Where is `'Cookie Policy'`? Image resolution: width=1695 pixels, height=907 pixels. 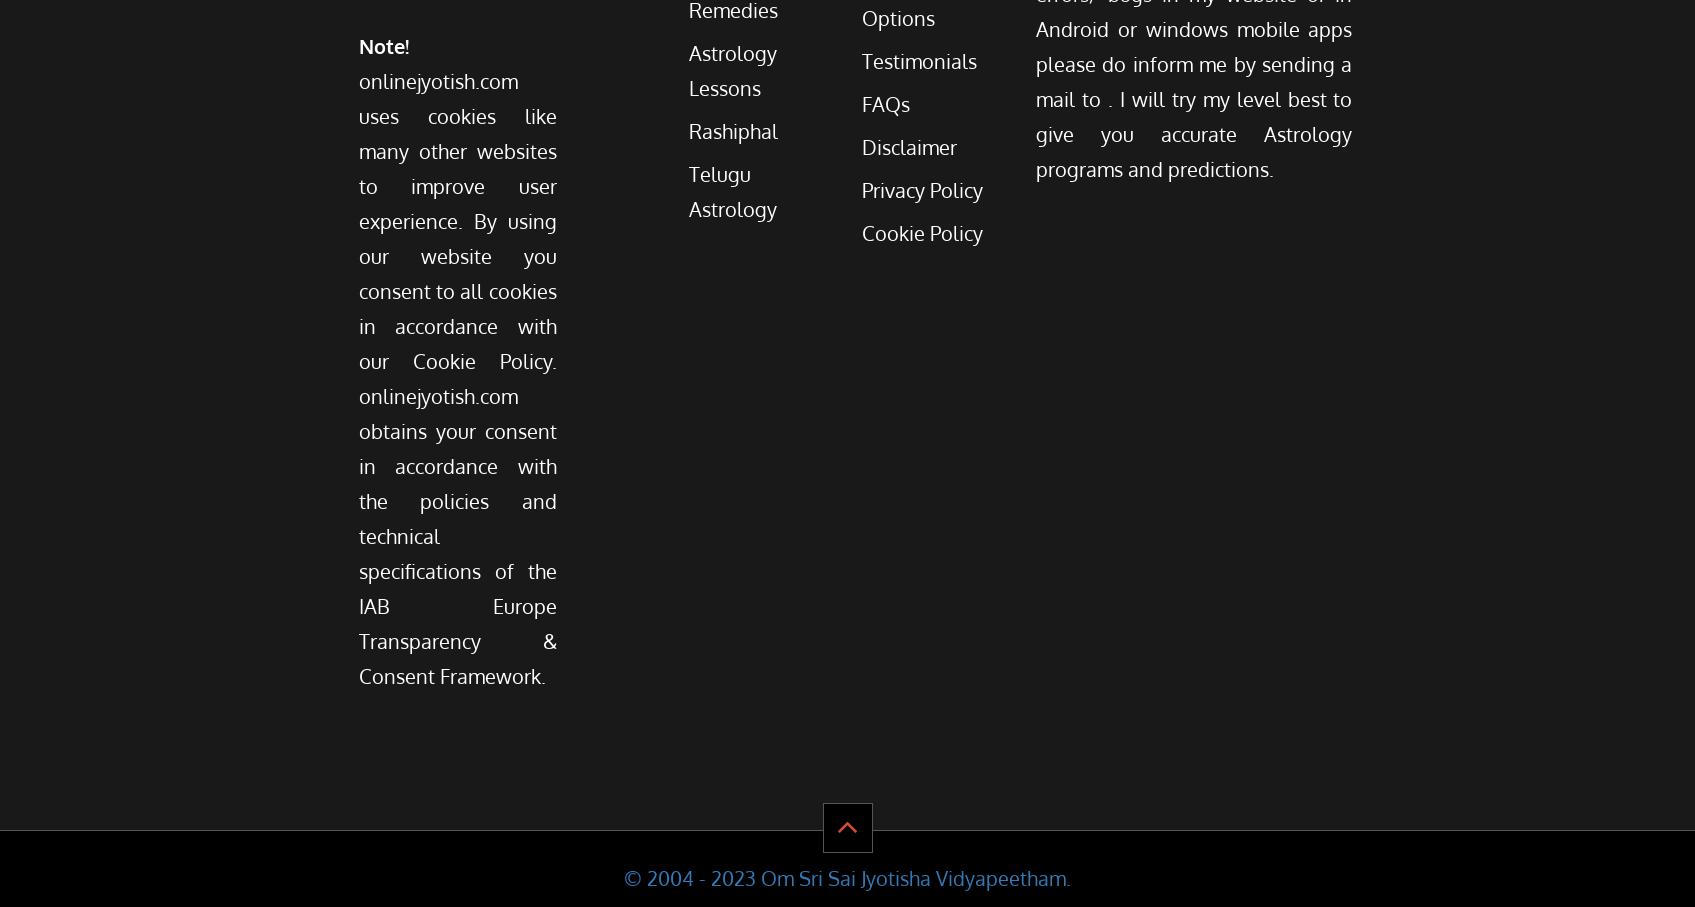 'Cookie Policy' is located at coordinates (922, 233).